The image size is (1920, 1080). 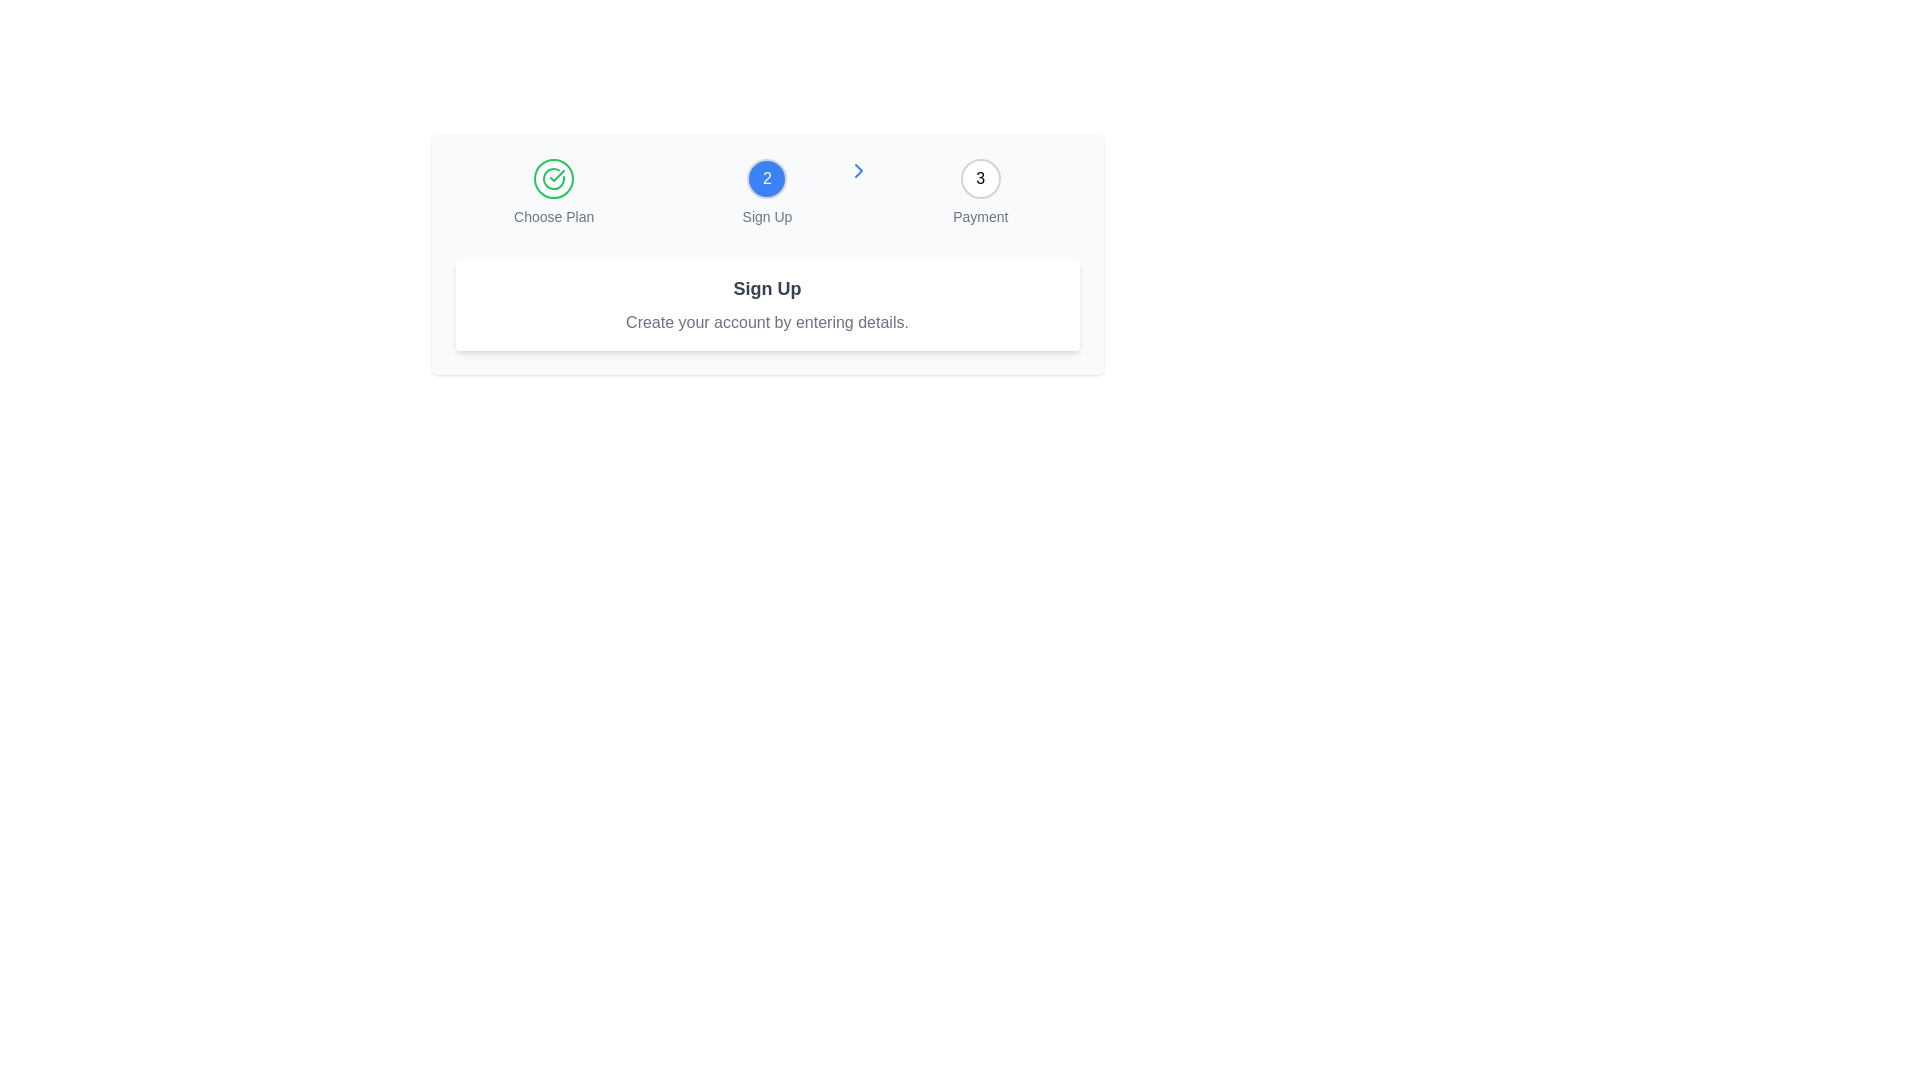 What do you see at coordinates (766, 304) in the screenshot?
I see `informational box containing the text 'Sign Up' and the smaller gray text 'Create your account by entering details', which is located below a horizontal progress tracker` at bounding box center [766, 304].